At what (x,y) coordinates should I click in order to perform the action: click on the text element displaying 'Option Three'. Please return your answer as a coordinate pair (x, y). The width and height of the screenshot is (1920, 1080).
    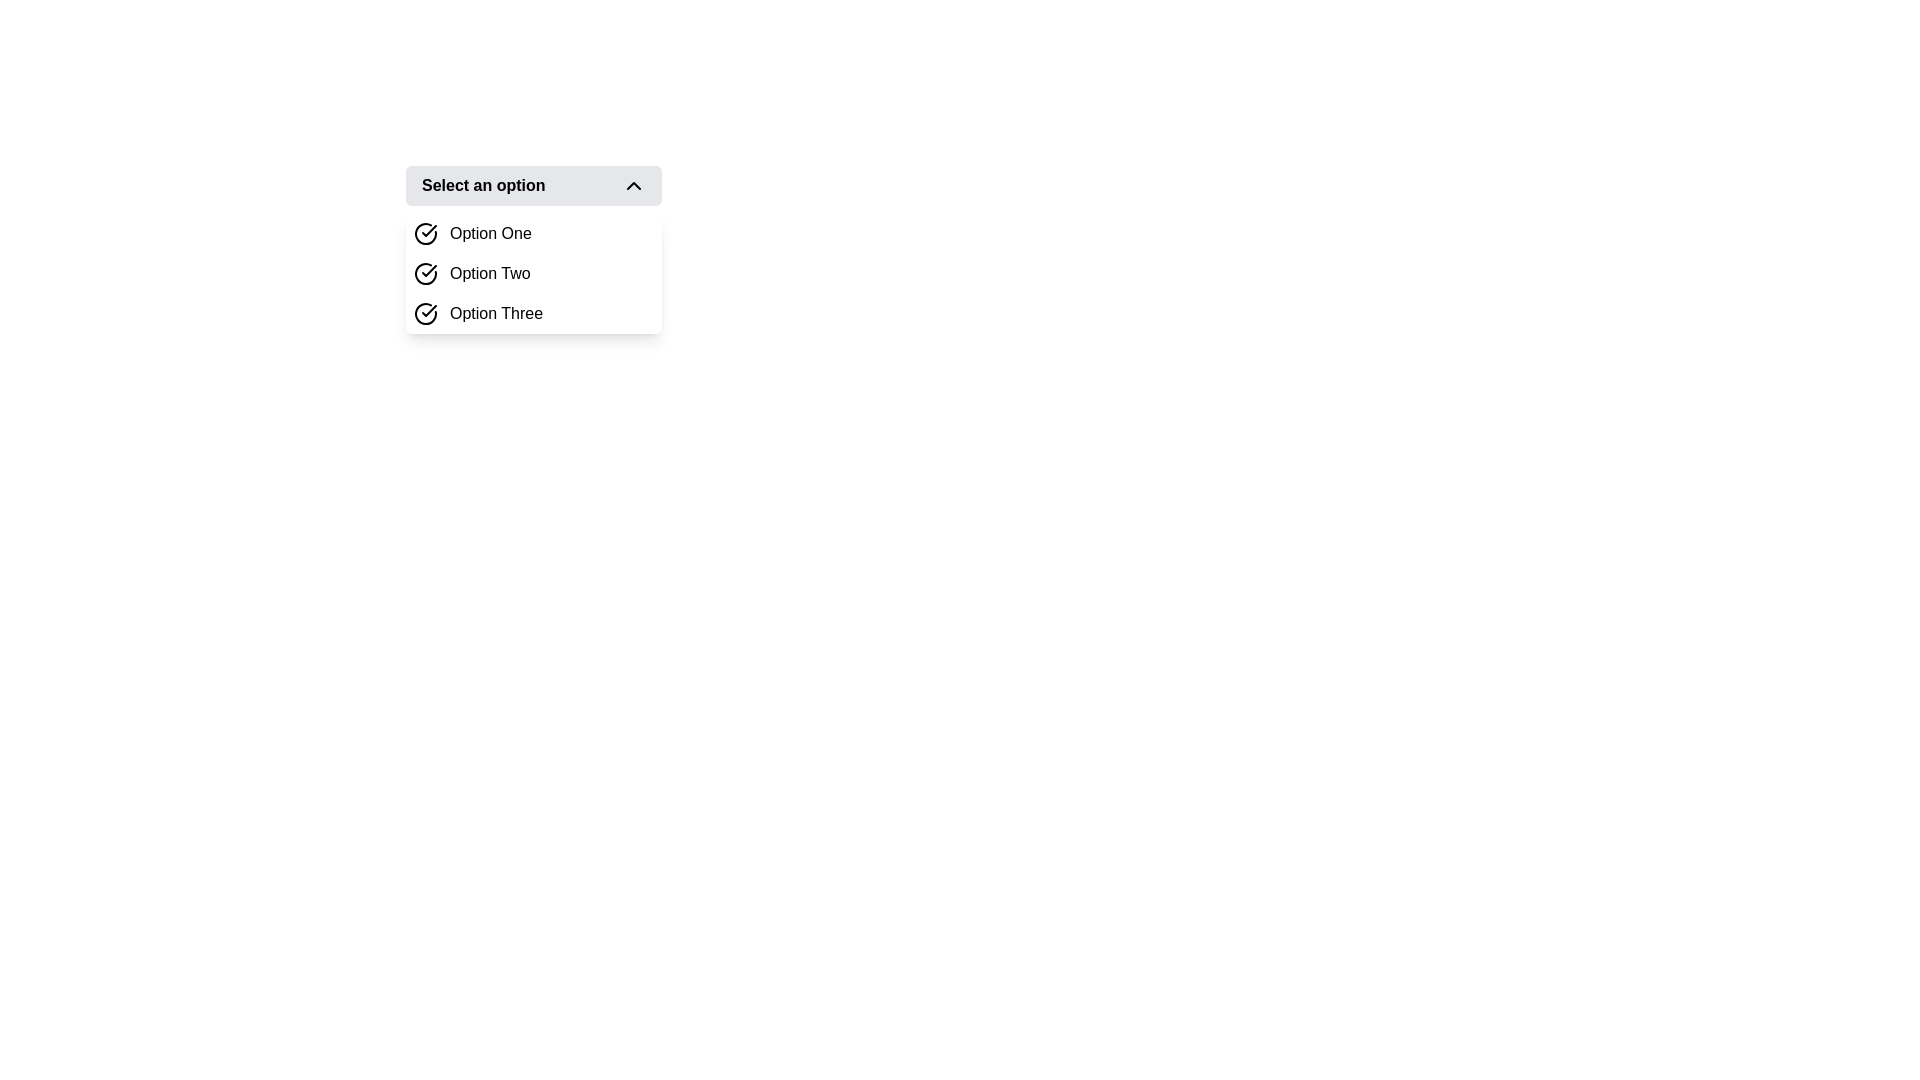
    Looking at the image, I should click on (496, 313).